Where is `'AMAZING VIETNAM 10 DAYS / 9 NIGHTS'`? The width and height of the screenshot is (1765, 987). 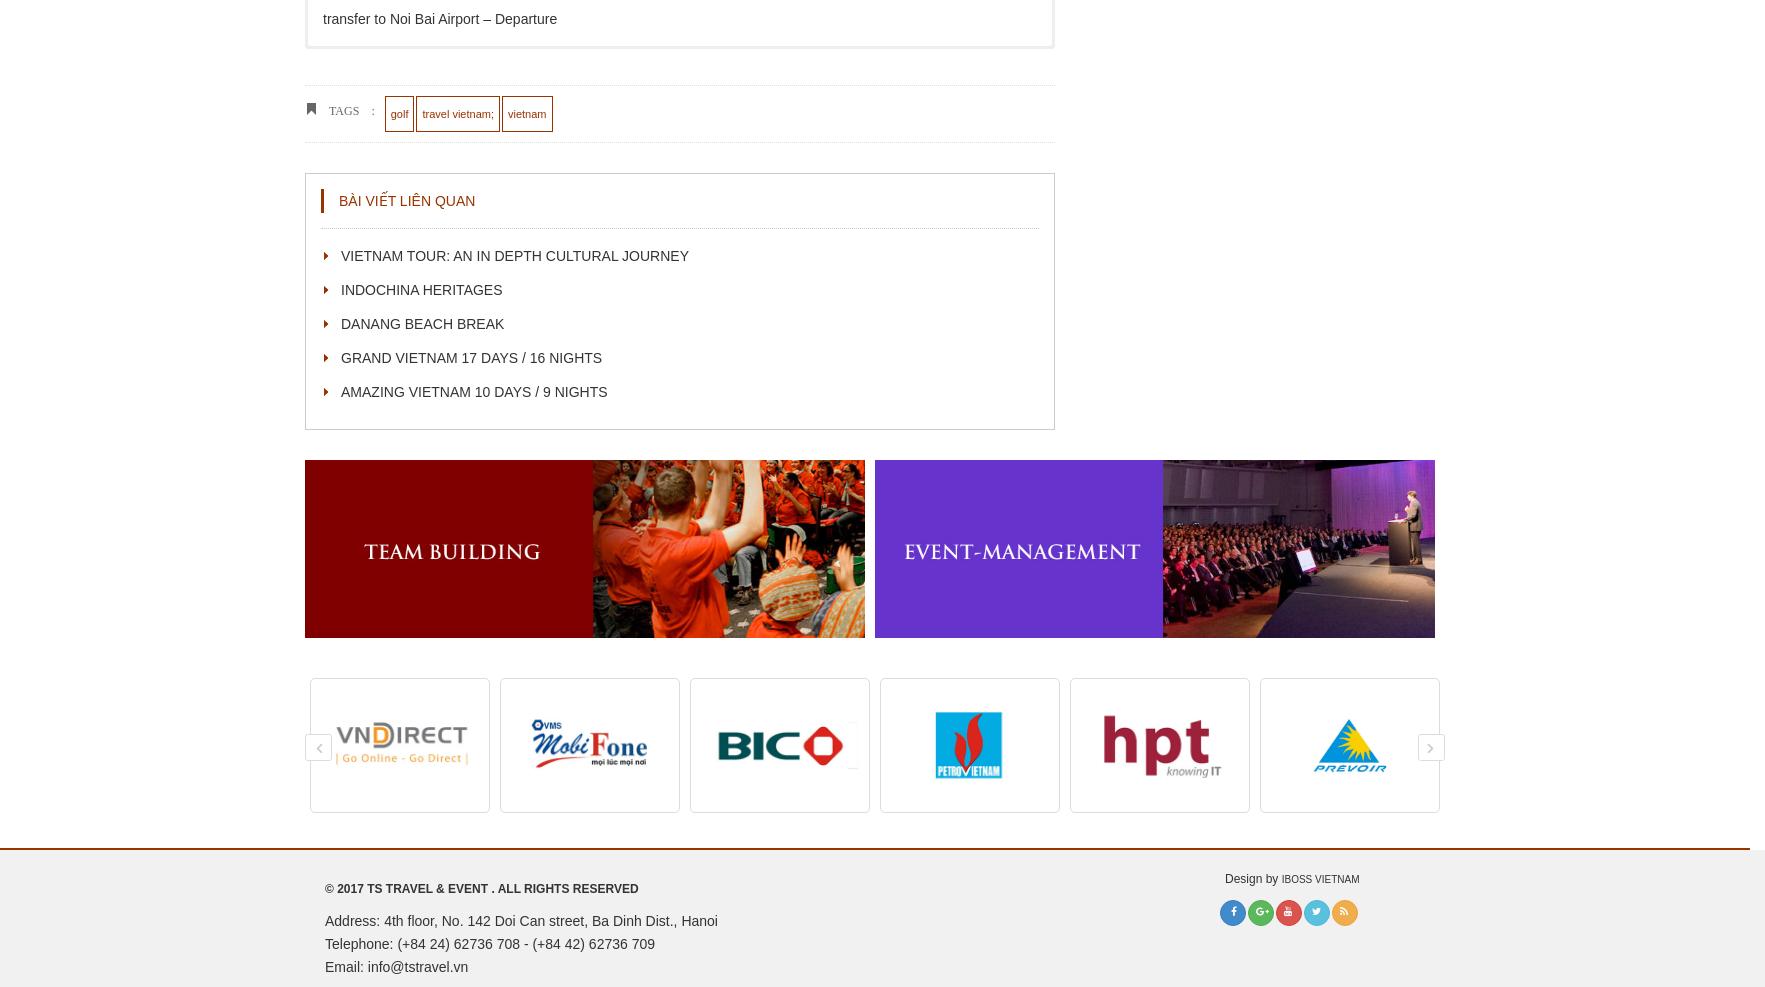
'AMAZING VIETNAM 10 DAYS / 9 NIGHTS' is located at coordinates (473, 390).